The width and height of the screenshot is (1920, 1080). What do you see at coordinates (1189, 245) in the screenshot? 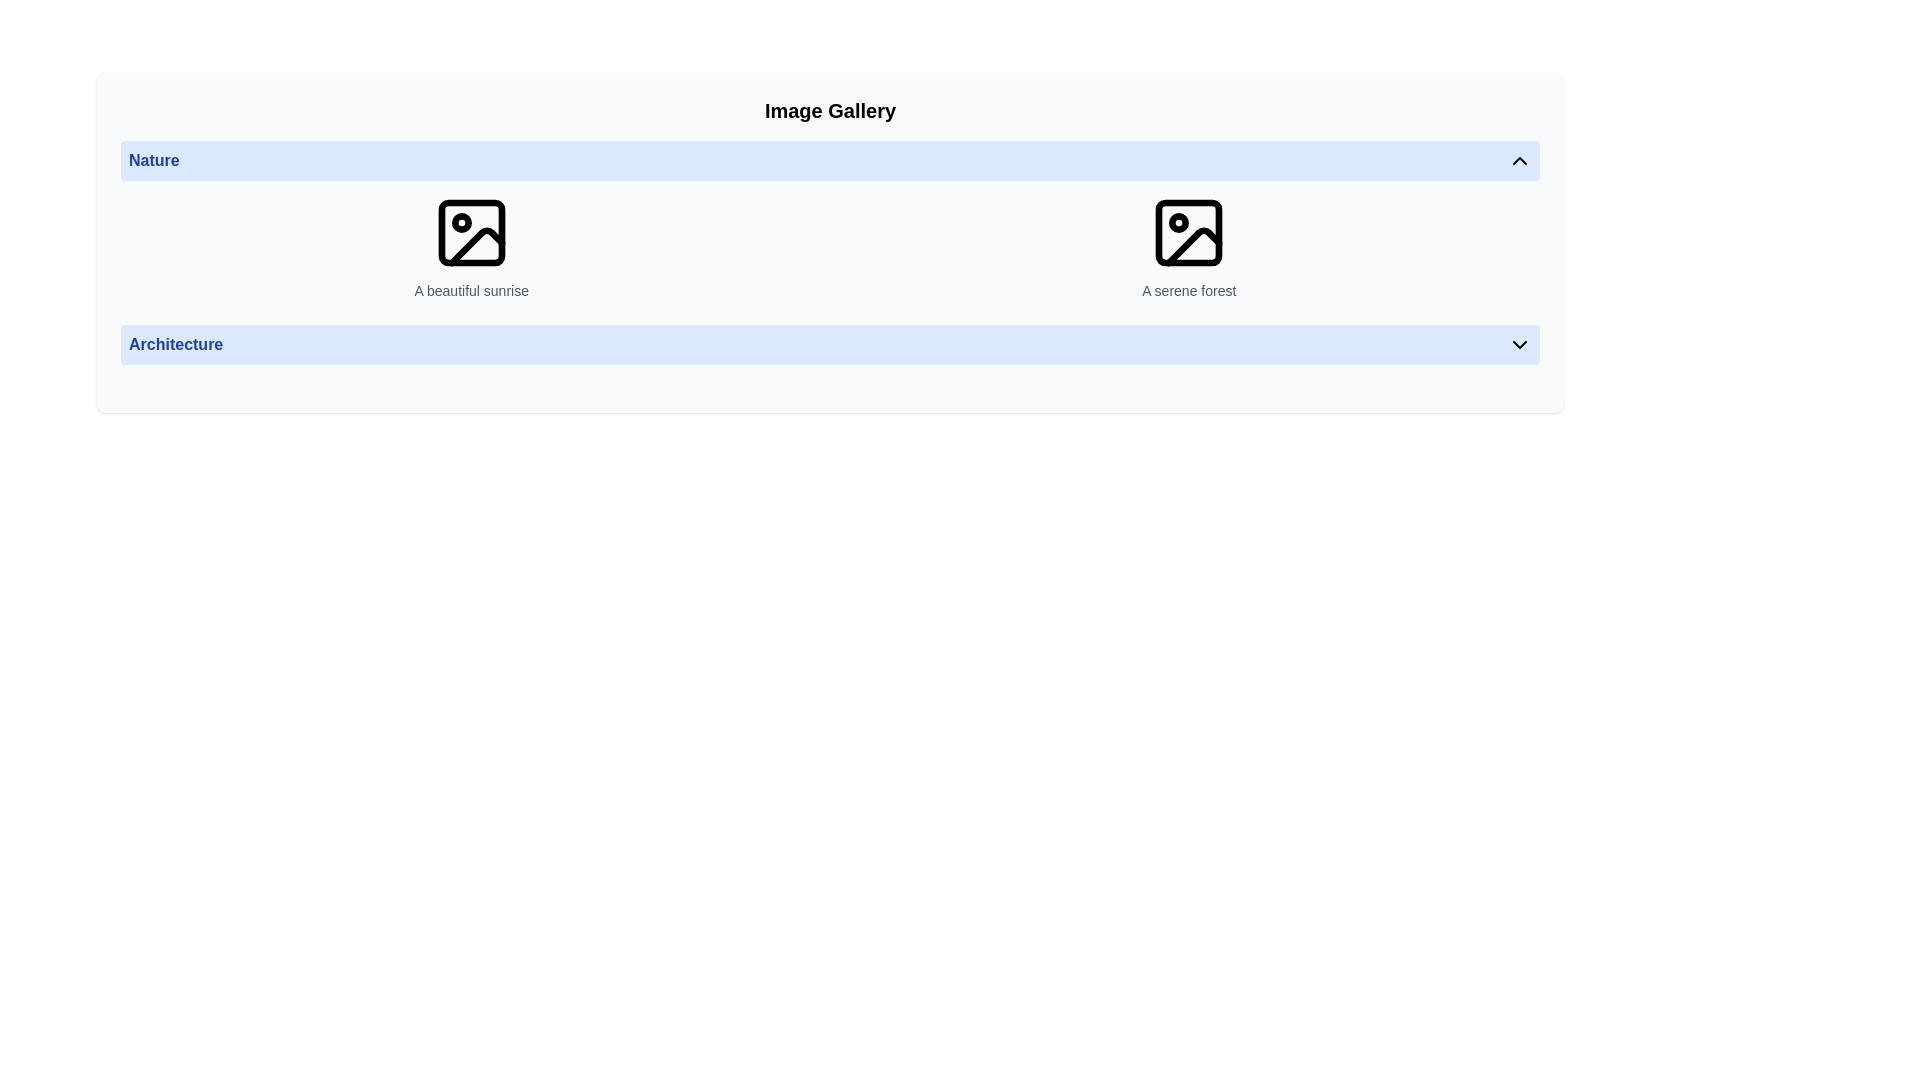
I see `the Icon with descriptive text representing a serene forest, located in the second column of the Nature gallery section` at bounding box center [1189, 245].